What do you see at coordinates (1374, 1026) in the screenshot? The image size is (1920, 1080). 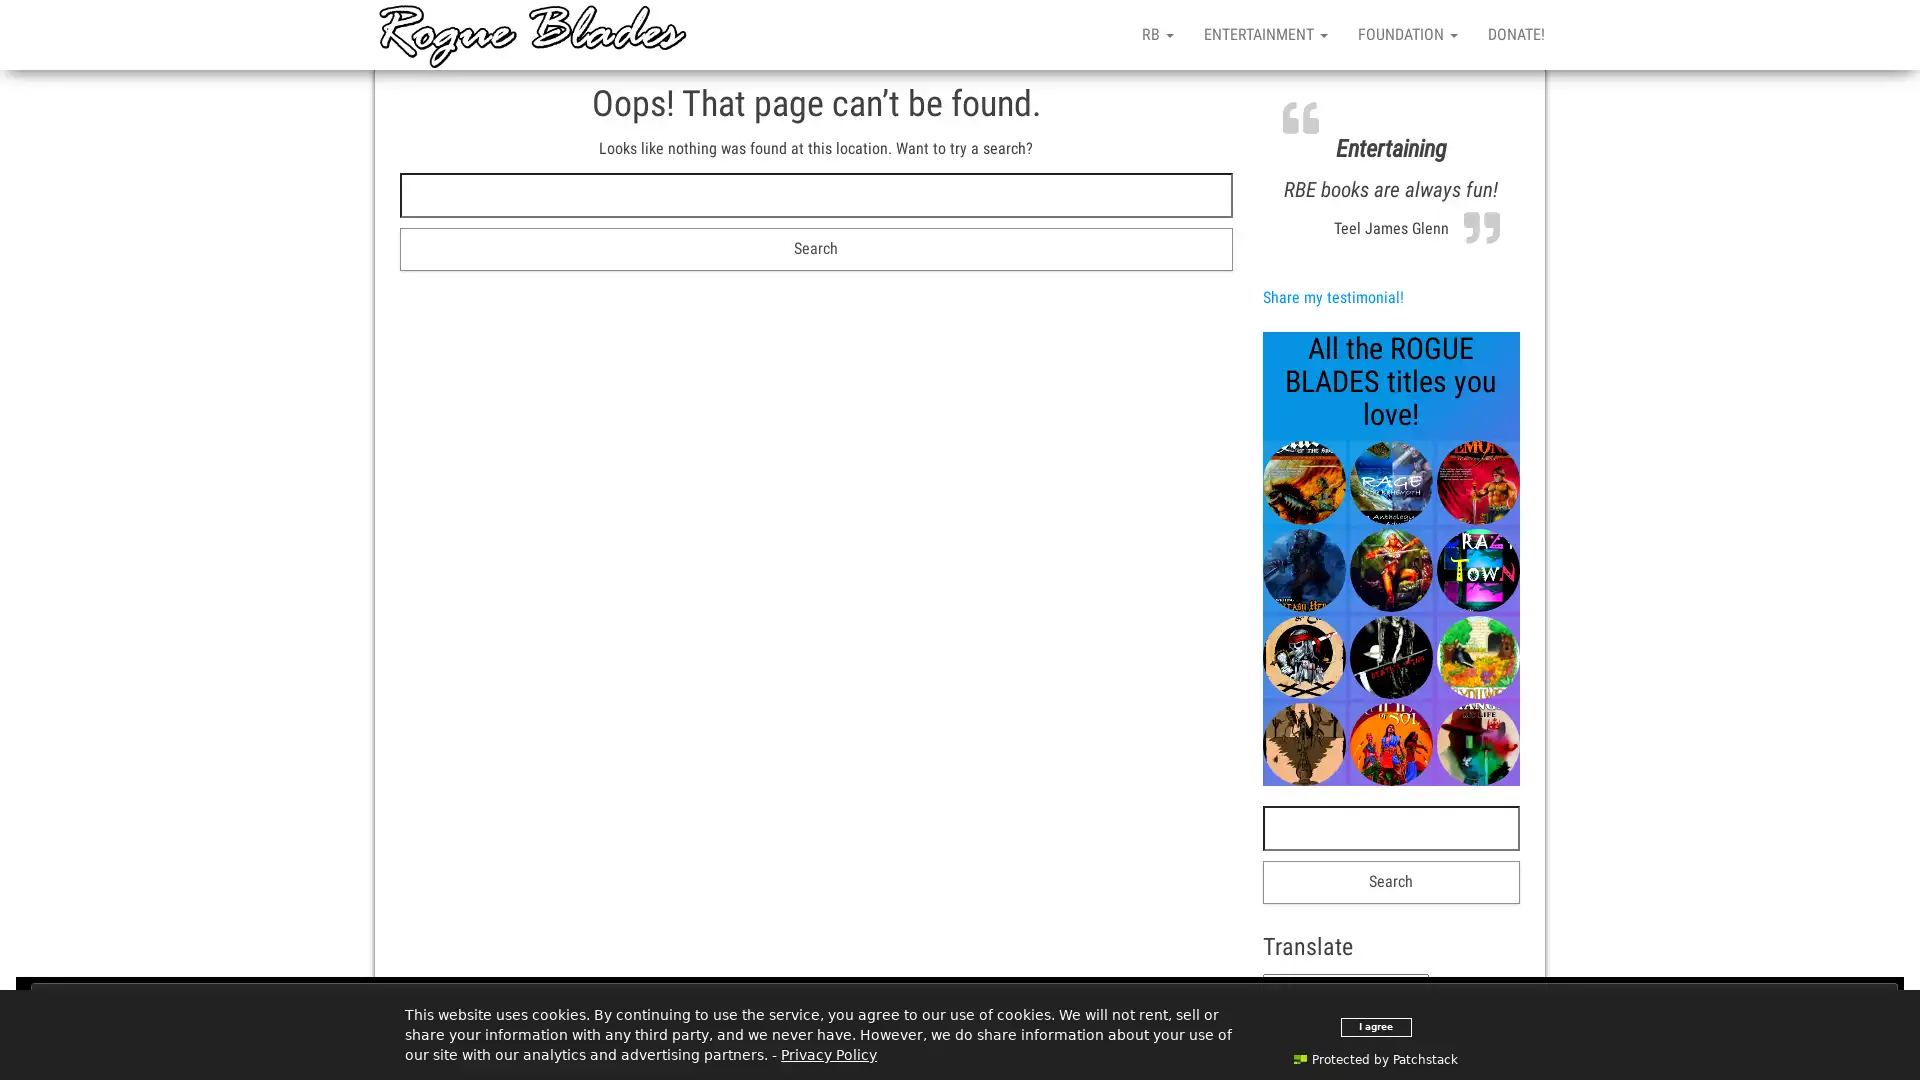 I see `I agree` at bounding box center [1374, 1026].